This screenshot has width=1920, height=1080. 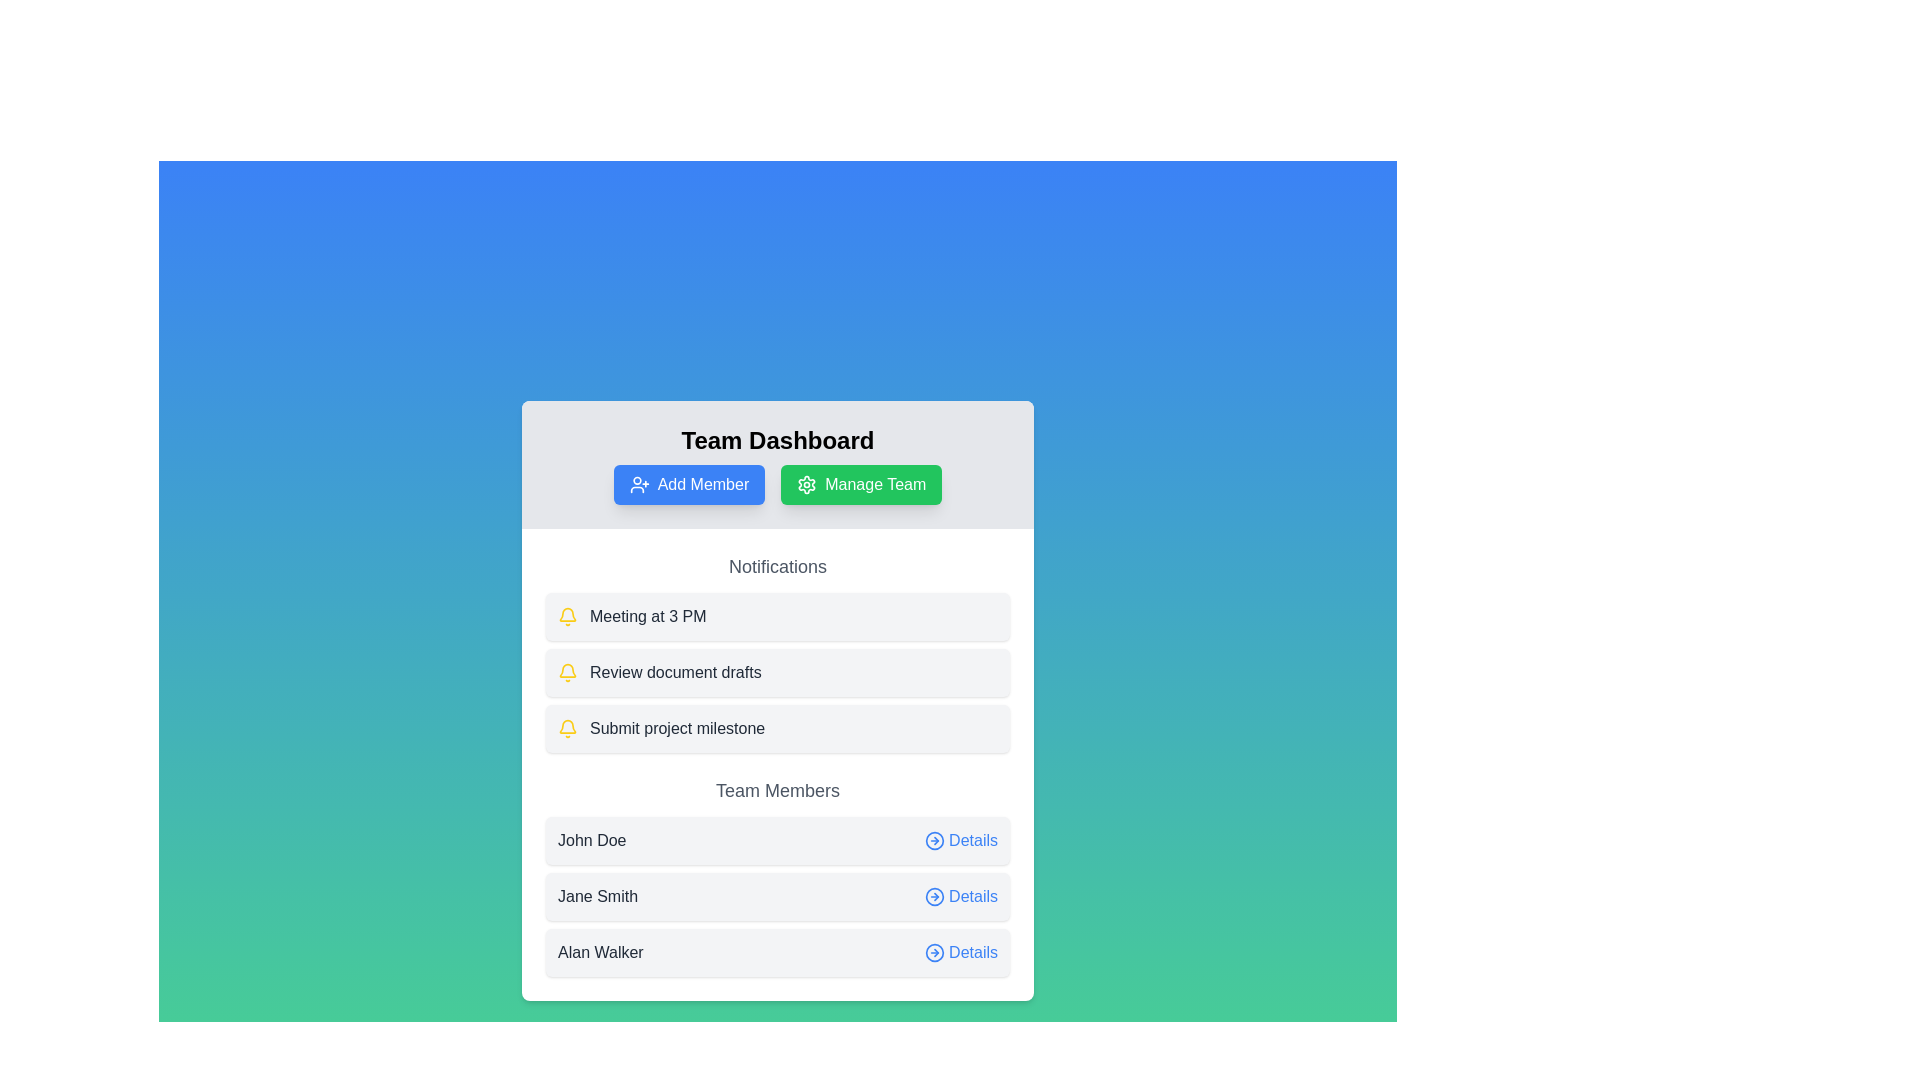 What do you see at coordinates (677, 729) in the screenshot?
I see `the text label displaying 'Submit project milestone', which is the third notification item in the 'Notifications' section and is visually aligned with a notification bell icon to its left` at bounding box center [677, 729].